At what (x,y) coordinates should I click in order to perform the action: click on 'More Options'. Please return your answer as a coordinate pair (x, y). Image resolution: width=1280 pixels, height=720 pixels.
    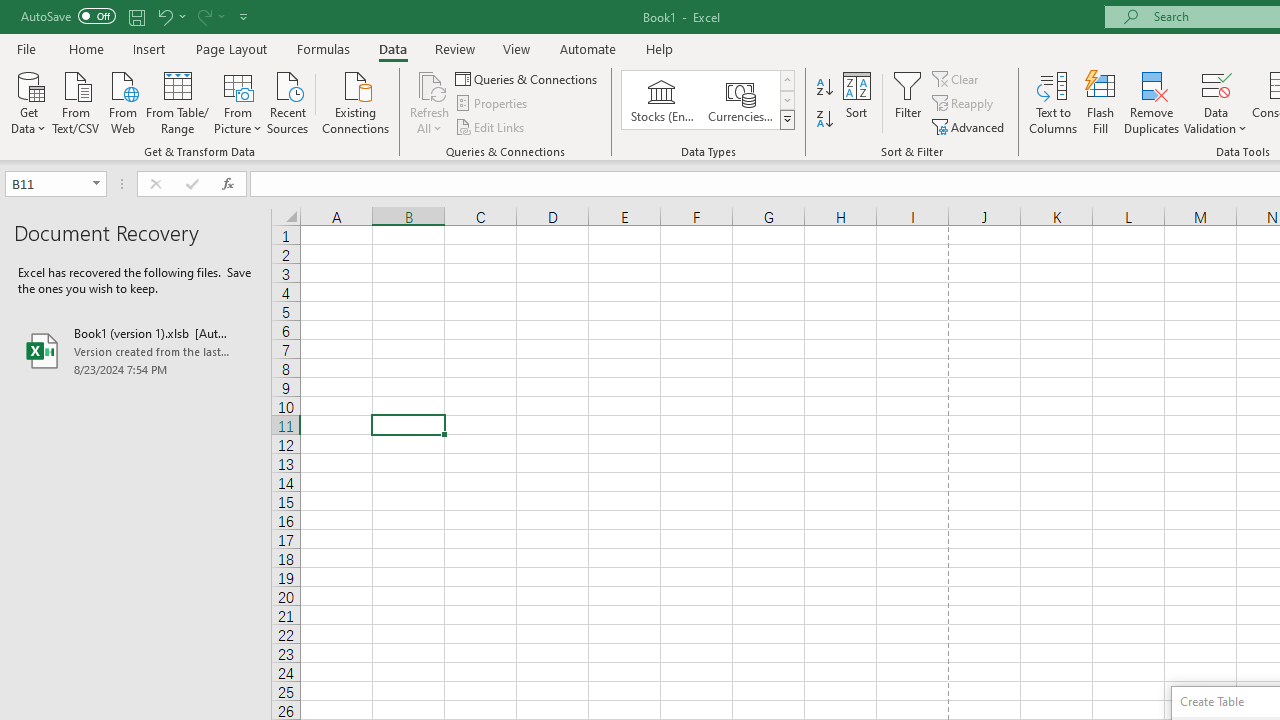
    Looking at the image, I should click on (1215, 121).